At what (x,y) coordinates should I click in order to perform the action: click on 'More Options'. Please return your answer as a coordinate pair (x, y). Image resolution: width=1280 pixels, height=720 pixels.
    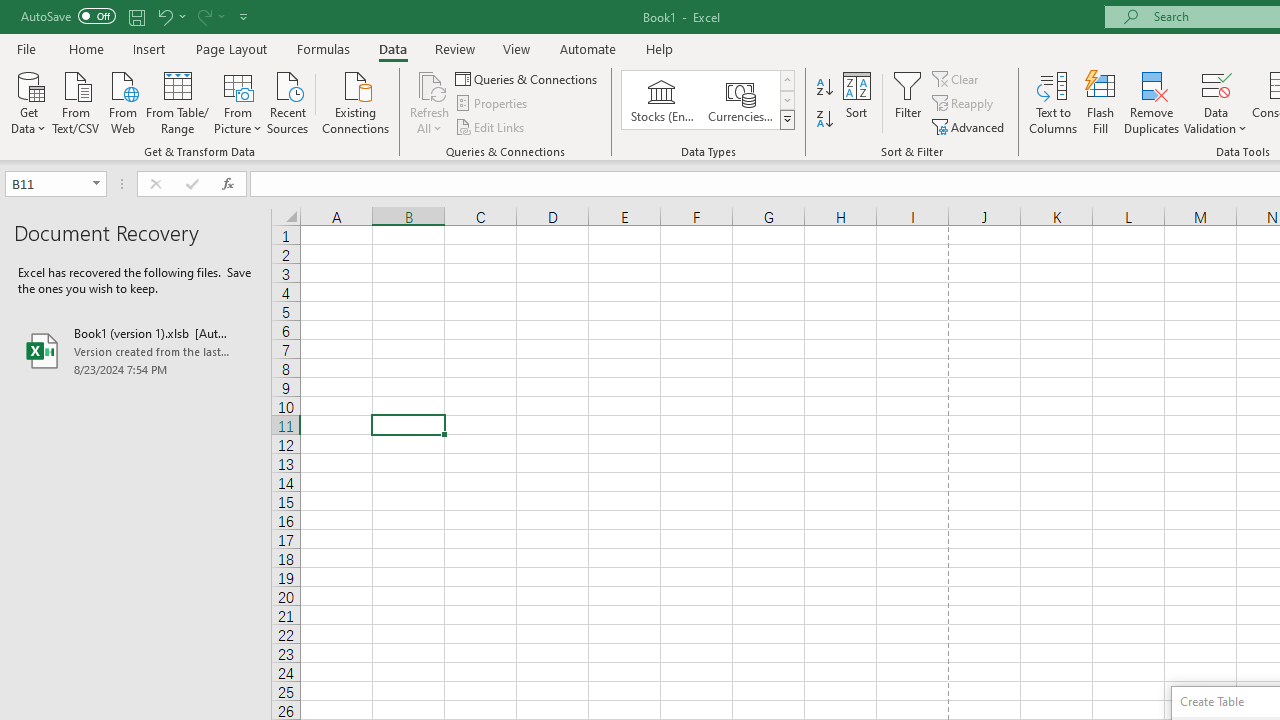
    Looking at the image, I should click on (1215, 121).